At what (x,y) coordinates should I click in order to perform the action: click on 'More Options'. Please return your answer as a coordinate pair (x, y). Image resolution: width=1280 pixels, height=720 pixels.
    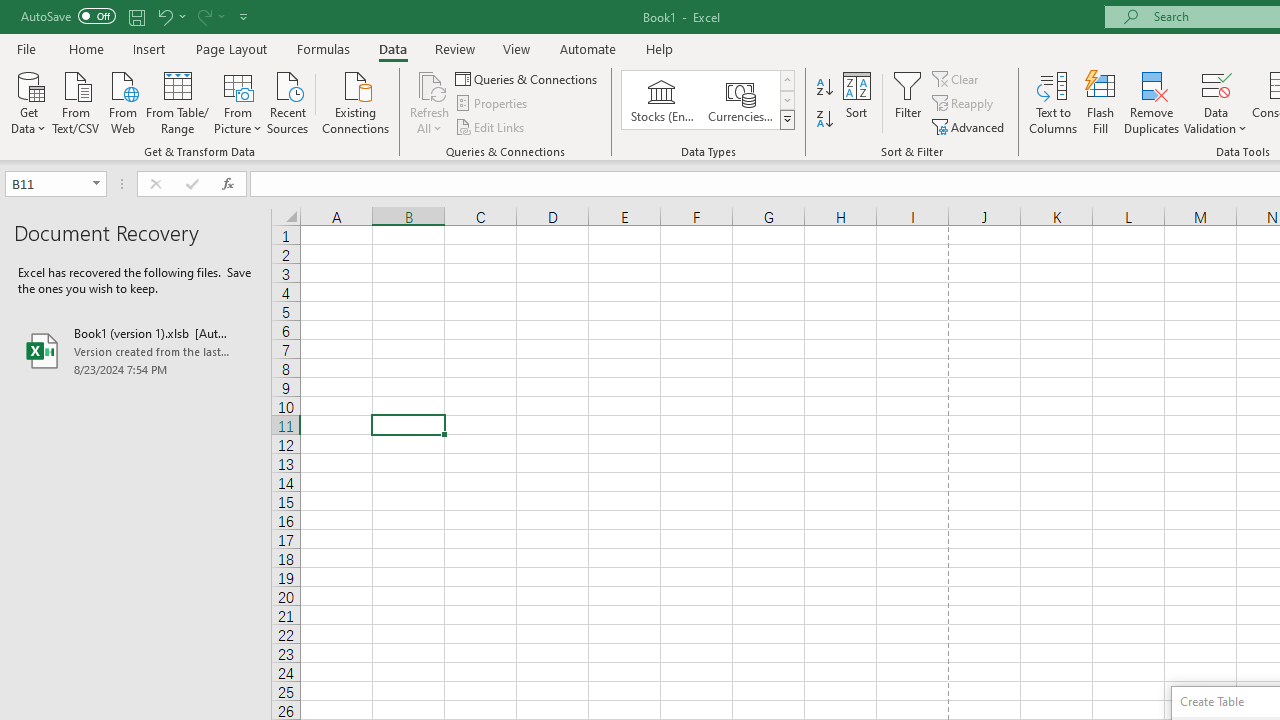
    Looking at the image, I should click on (1215, 121).